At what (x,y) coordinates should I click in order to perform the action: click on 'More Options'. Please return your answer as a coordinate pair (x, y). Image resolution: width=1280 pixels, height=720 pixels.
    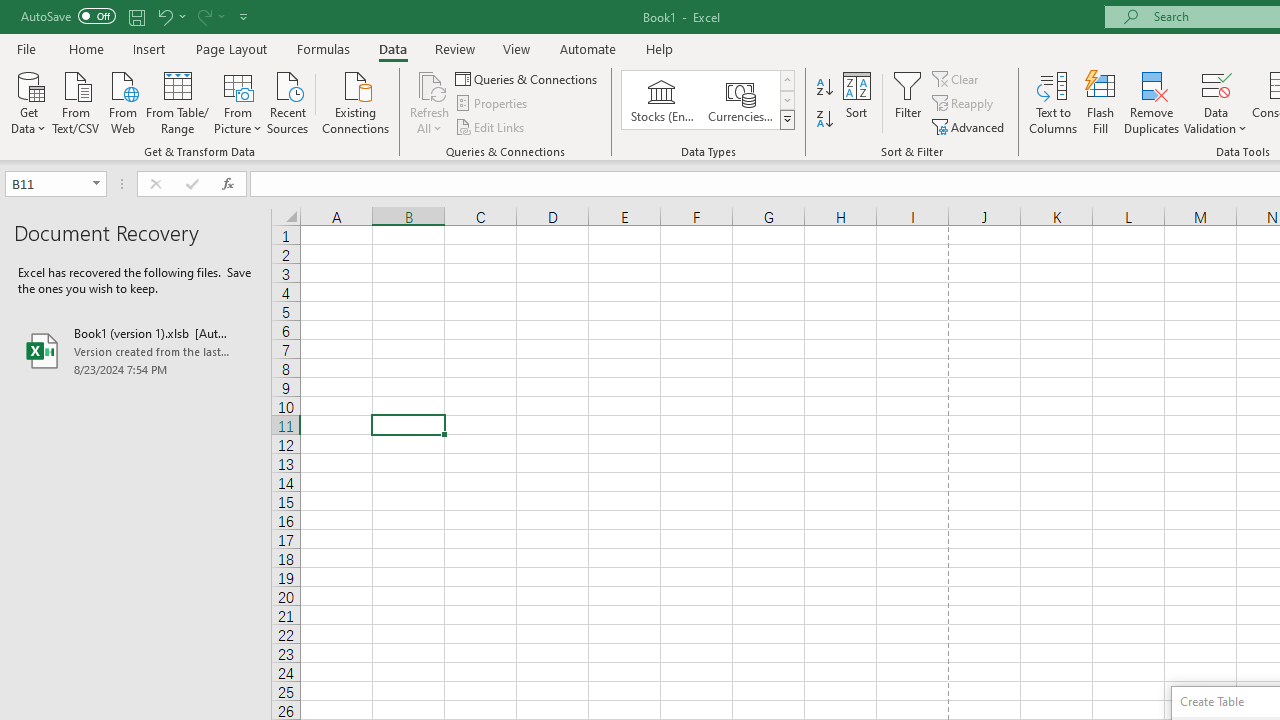
    Looking at the image, I should click on (1215, 121).